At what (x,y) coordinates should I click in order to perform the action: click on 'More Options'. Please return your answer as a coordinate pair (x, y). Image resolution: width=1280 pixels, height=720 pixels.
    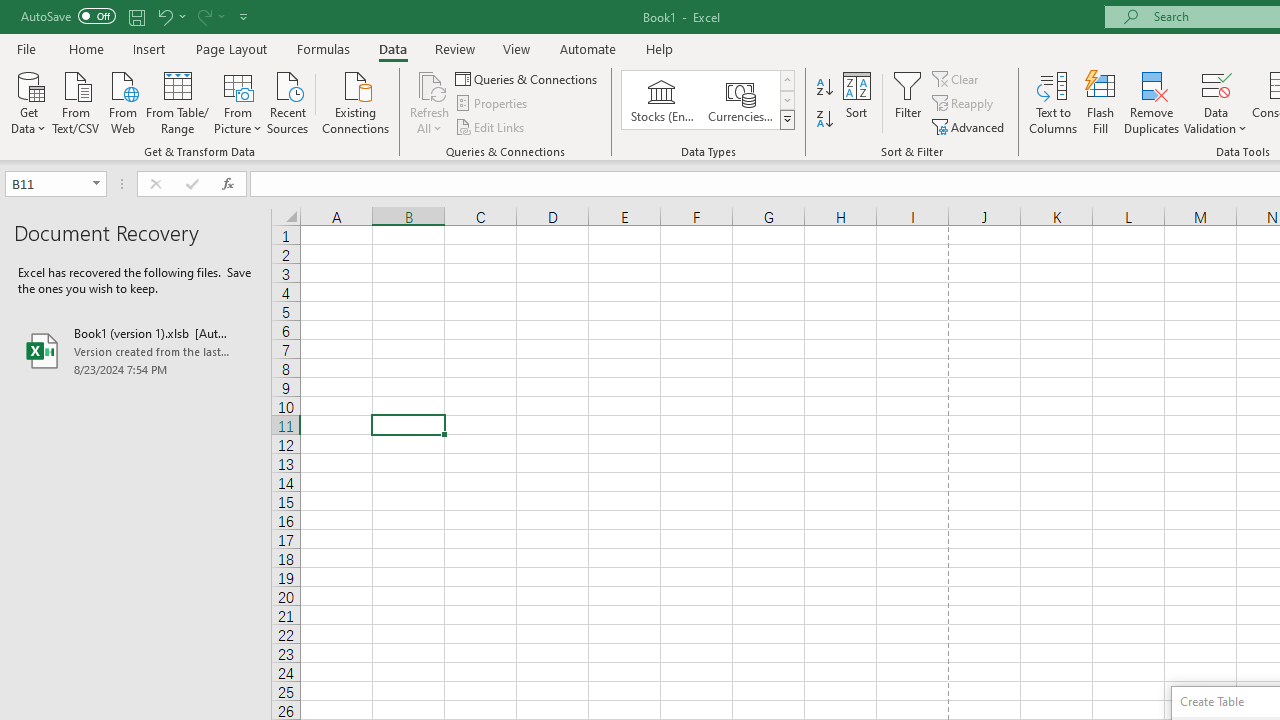
    Looking at the image, I should click on (1215, 121).